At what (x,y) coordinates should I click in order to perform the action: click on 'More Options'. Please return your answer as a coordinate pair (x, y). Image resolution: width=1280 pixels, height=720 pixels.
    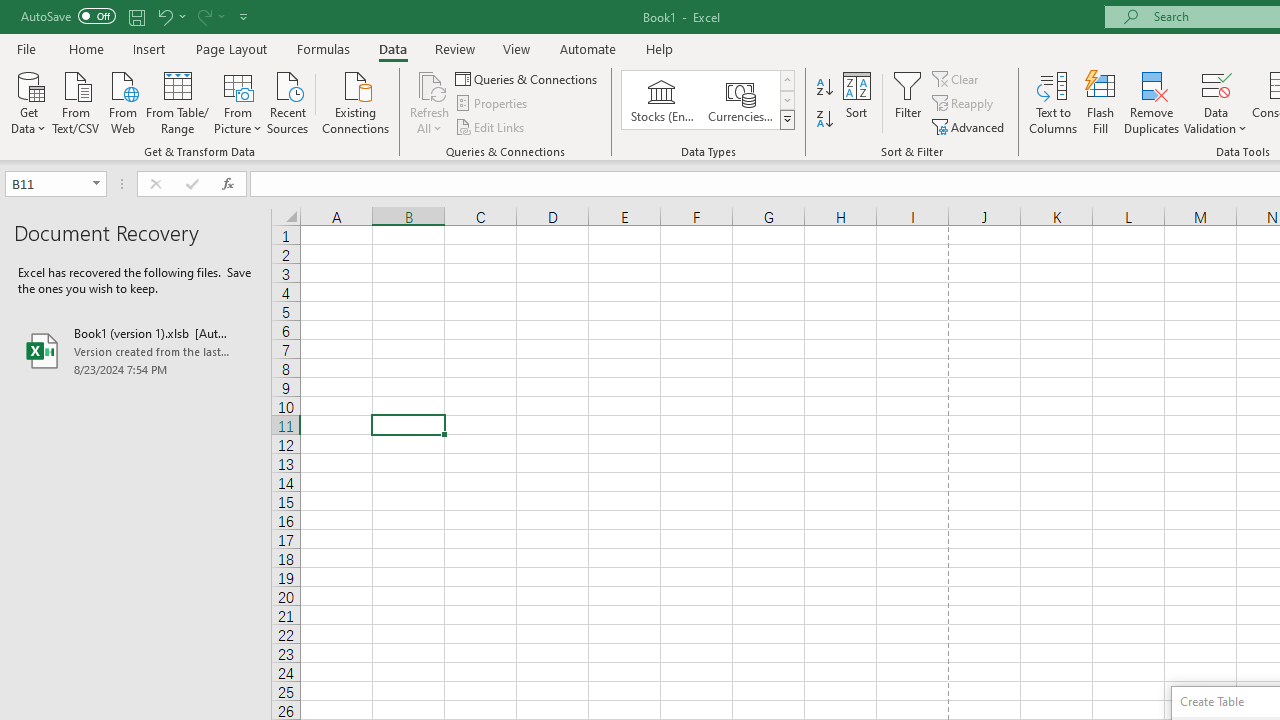
    Looking at the image, I should click on (1215, 121).